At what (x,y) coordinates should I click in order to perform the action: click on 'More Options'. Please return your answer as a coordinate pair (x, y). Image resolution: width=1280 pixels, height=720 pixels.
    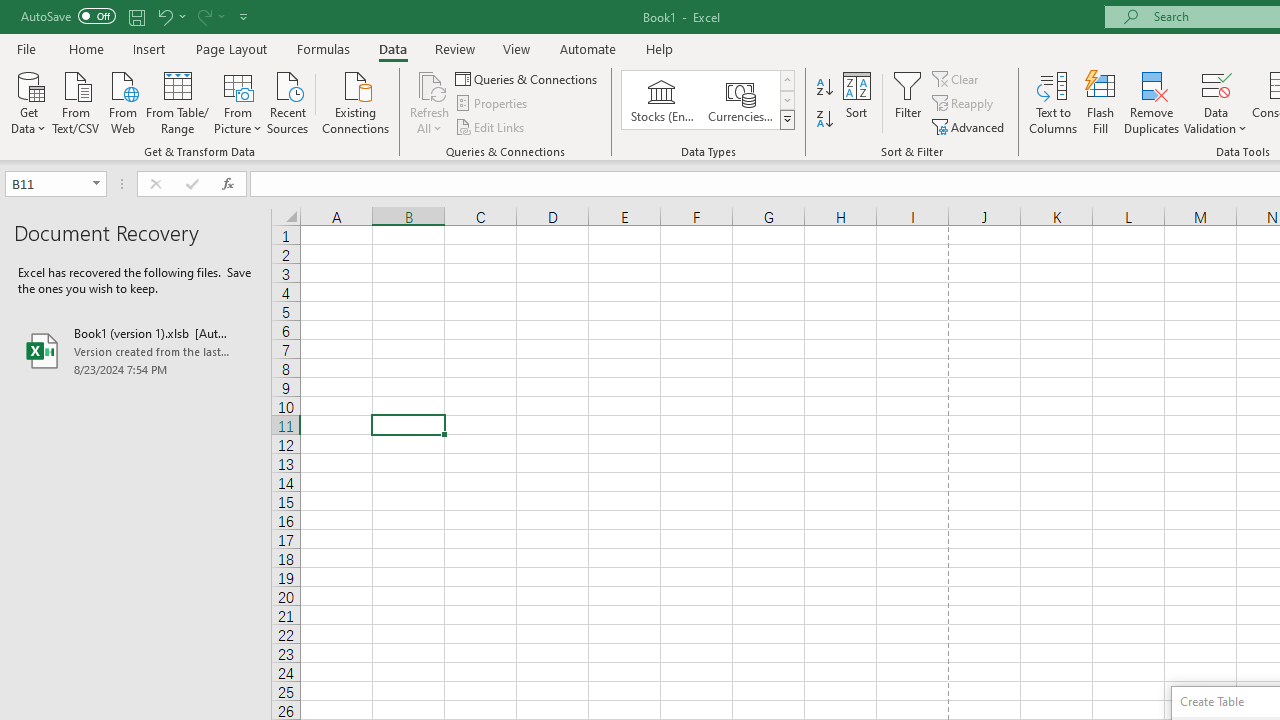
    Looking at the image, I should click on (1215, 121).